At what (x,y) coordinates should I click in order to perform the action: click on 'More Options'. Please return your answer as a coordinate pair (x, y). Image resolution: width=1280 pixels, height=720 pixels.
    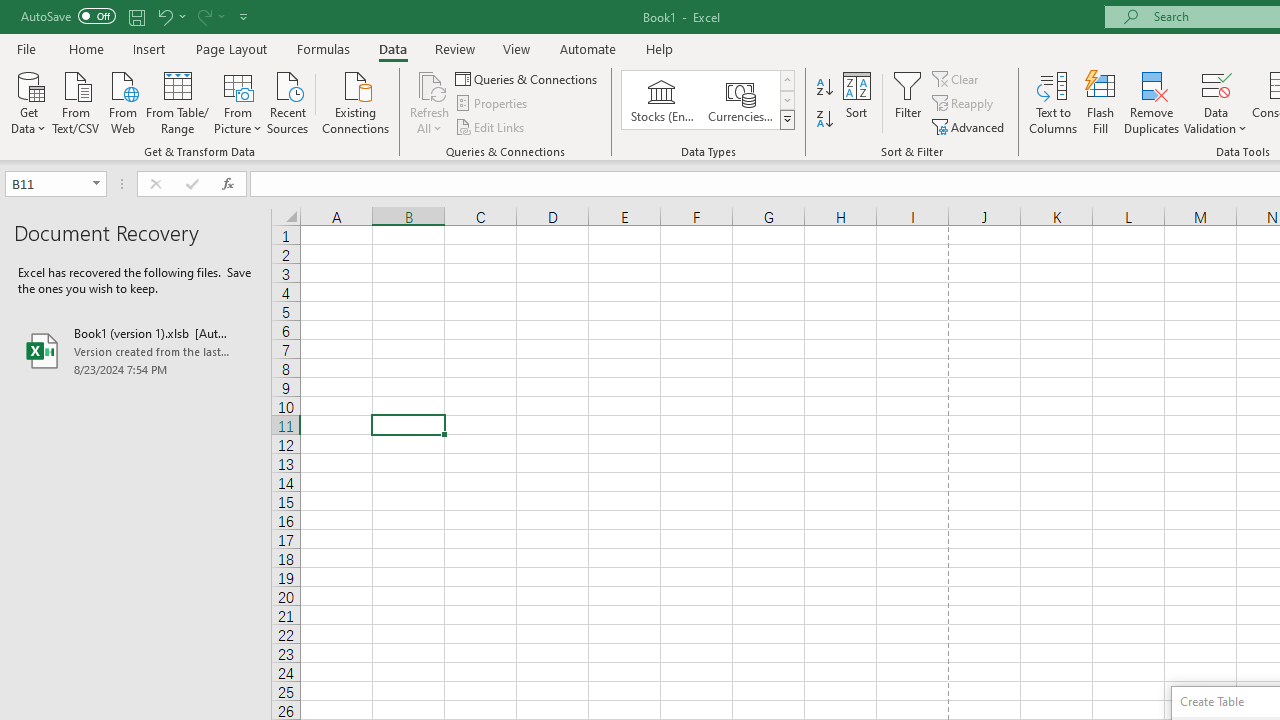
    Looking at the image, I should click on (1215, 121).